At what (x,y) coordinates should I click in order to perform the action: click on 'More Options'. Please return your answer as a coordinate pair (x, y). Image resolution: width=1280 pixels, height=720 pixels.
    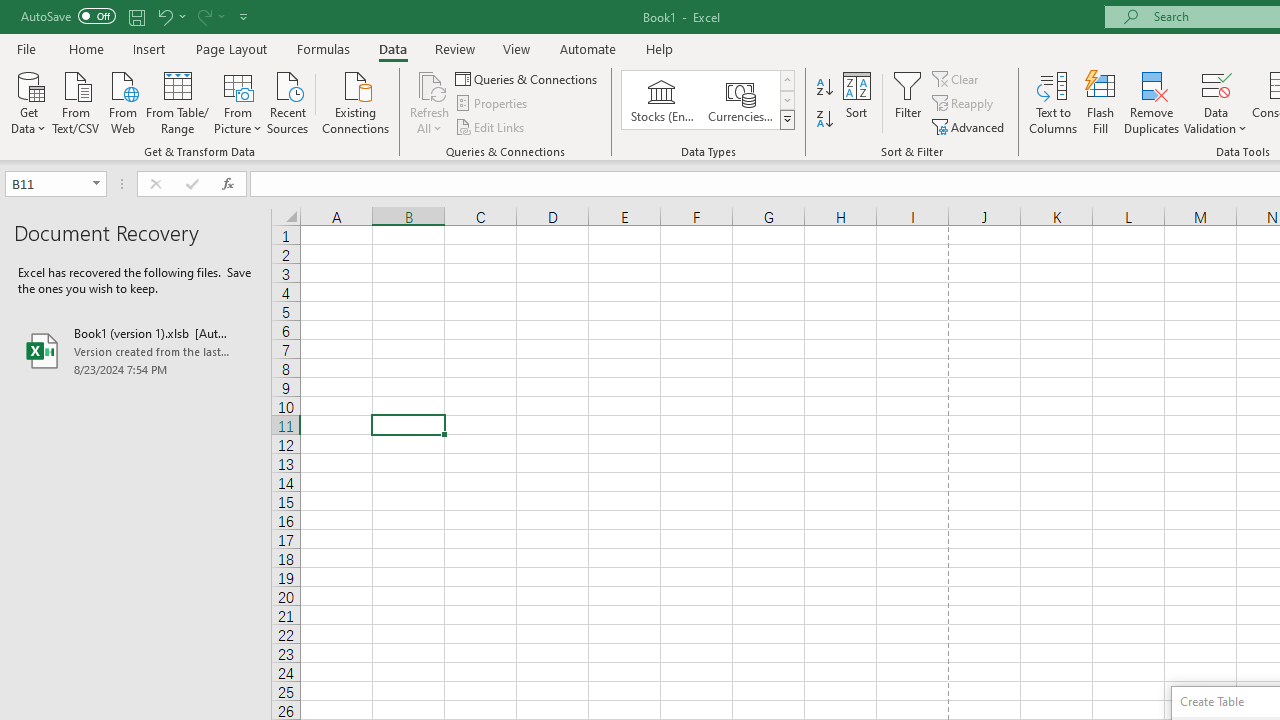
    Looking at the image, I should click on (1215, 121).